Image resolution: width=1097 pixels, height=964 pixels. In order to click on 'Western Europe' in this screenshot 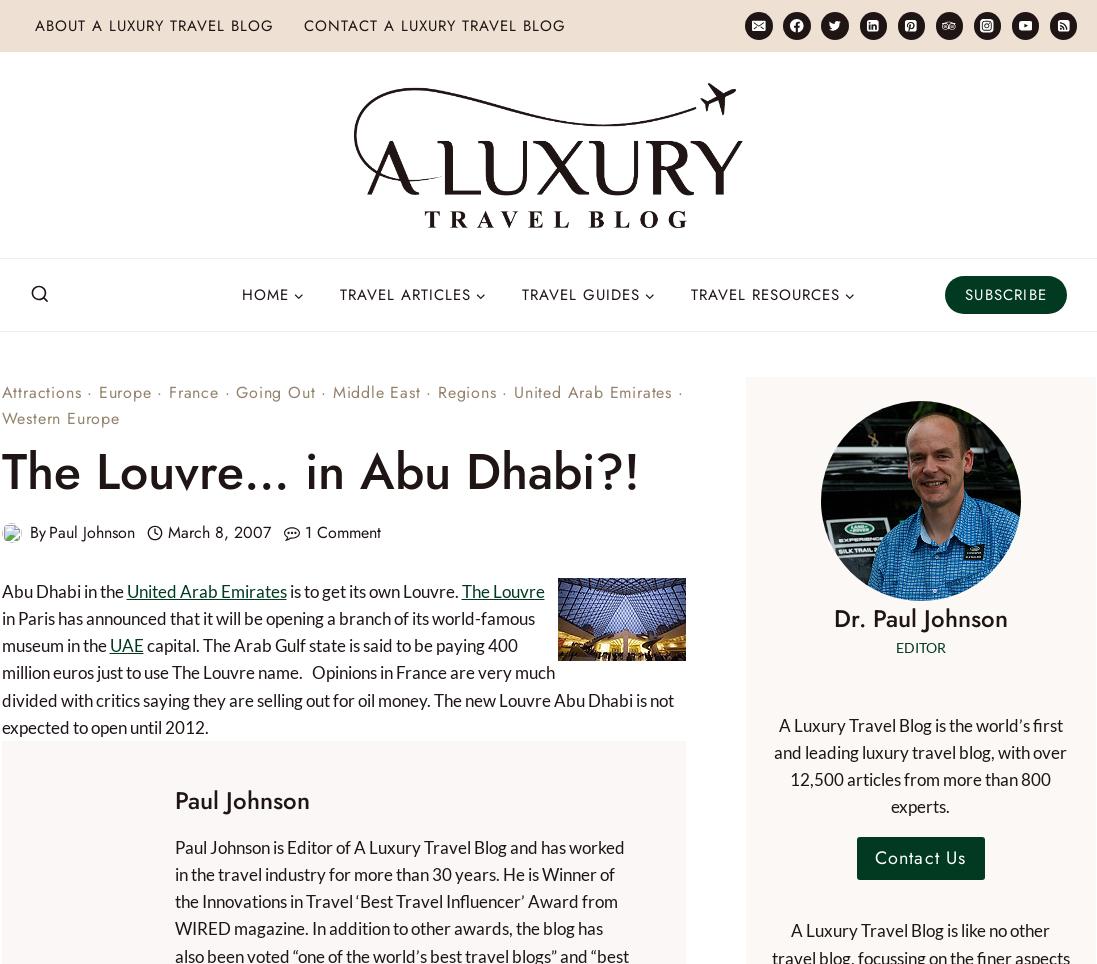, I will do `click(59, 416)`.